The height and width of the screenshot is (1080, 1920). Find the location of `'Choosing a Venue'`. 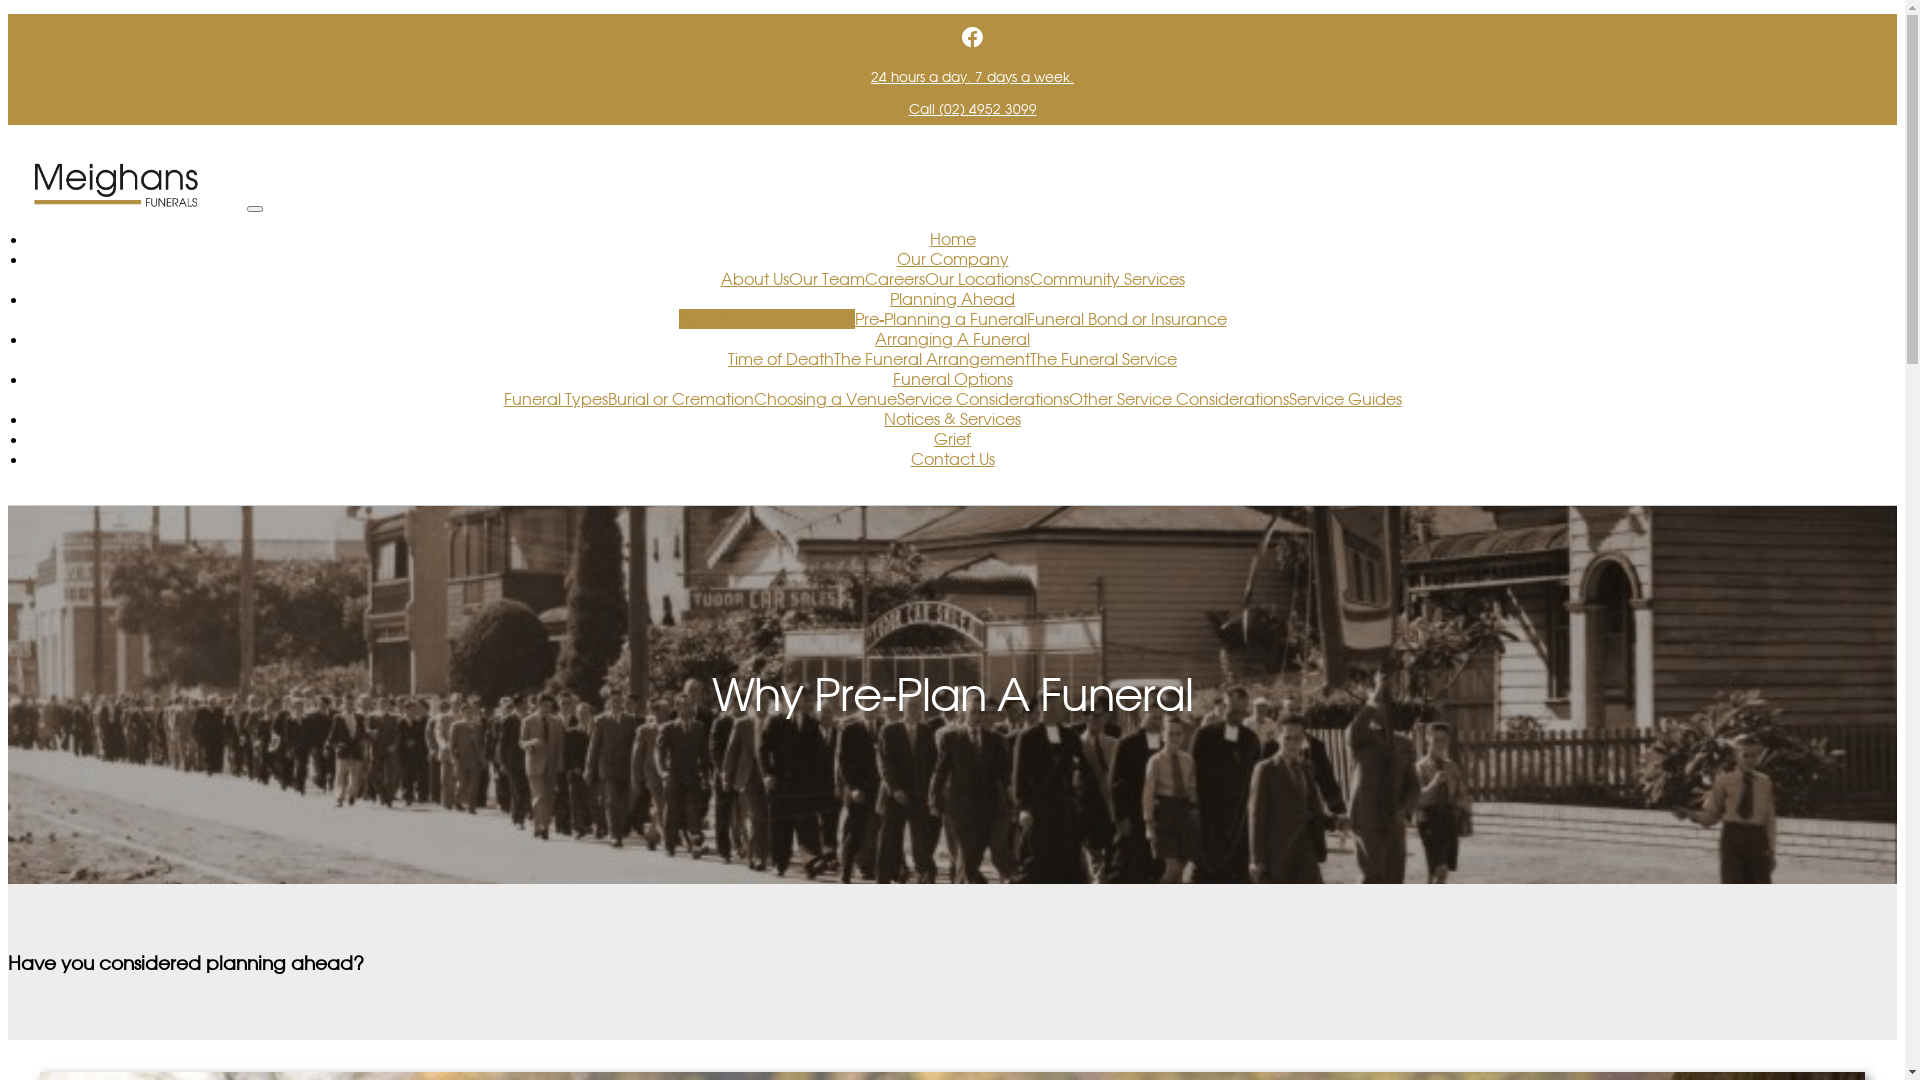

'Choosing a Venue' is located at coordinates (825, 398).